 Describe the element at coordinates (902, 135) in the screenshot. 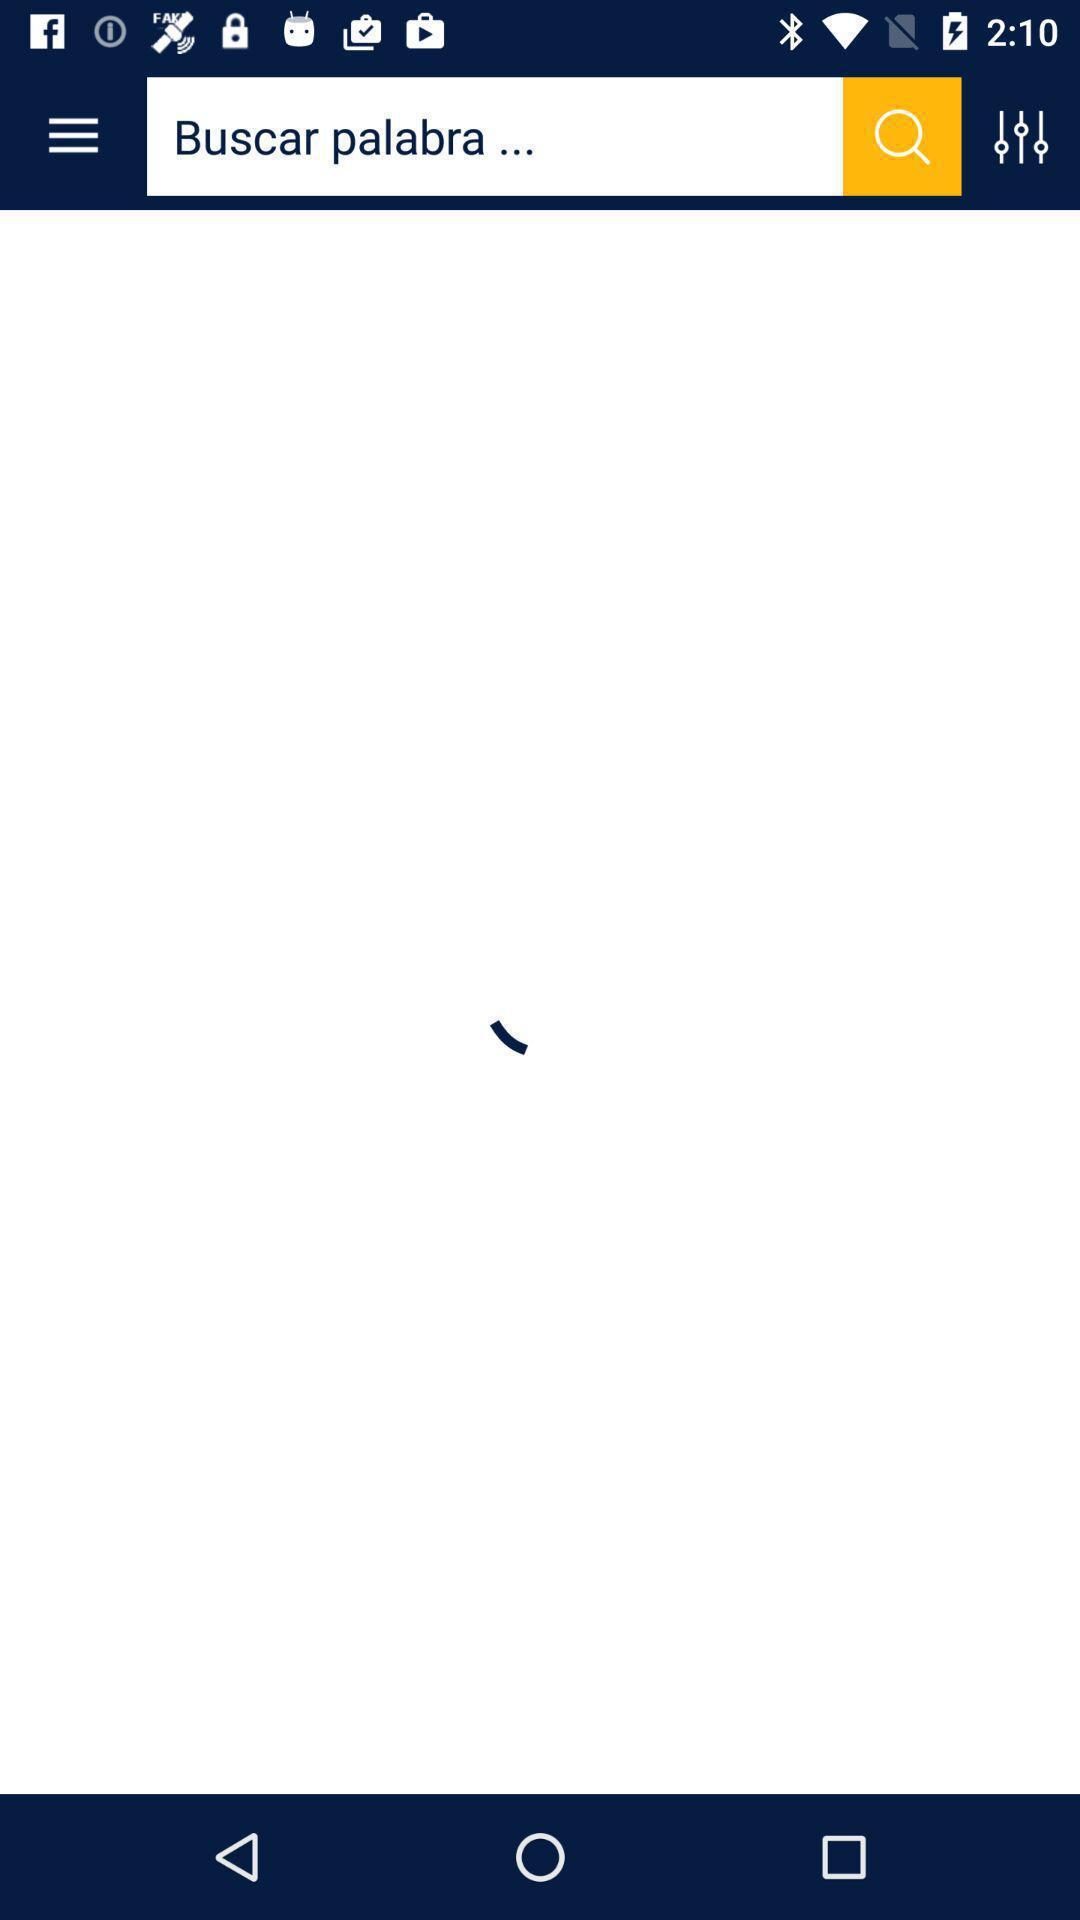

I see `search dictionary` at that location.